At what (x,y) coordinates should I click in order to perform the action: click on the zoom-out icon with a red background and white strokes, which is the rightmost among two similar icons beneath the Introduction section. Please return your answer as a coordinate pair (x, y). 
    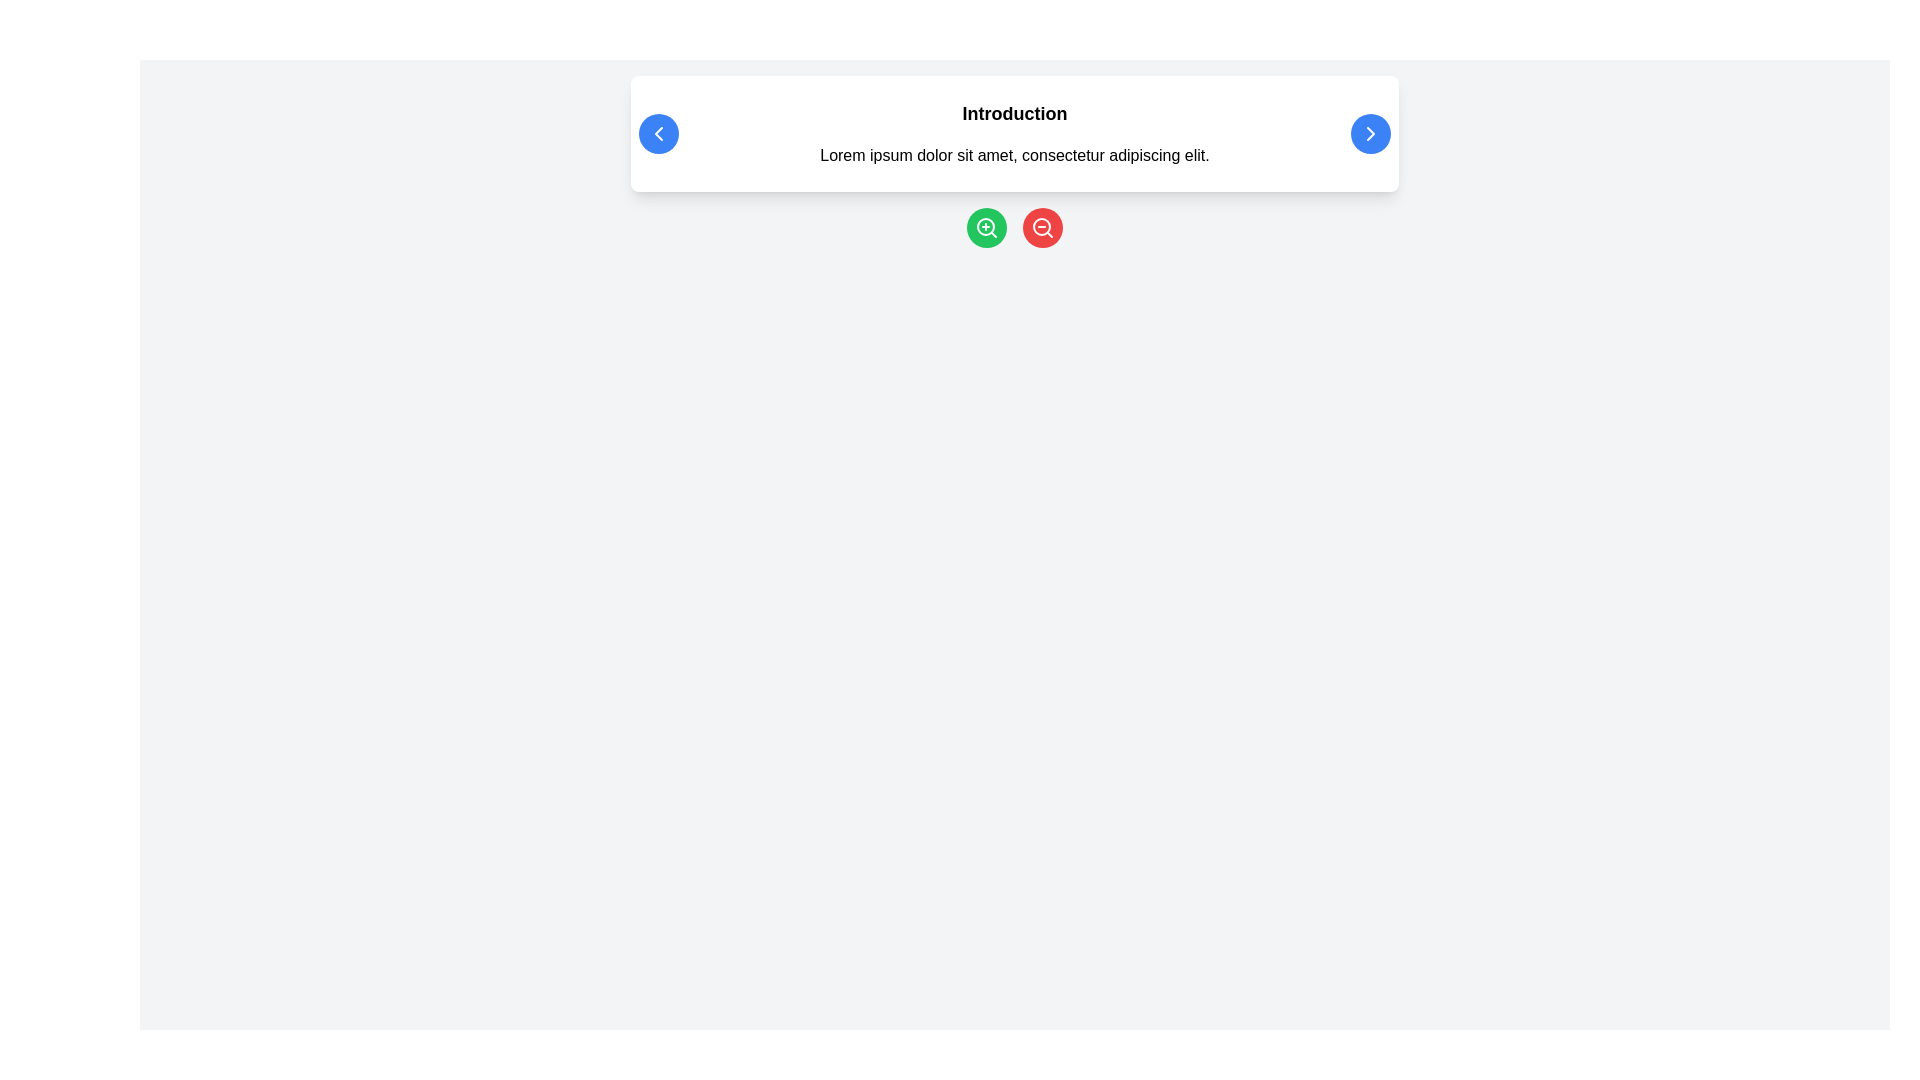
    Looking at the image, I should click on (1041, 226).